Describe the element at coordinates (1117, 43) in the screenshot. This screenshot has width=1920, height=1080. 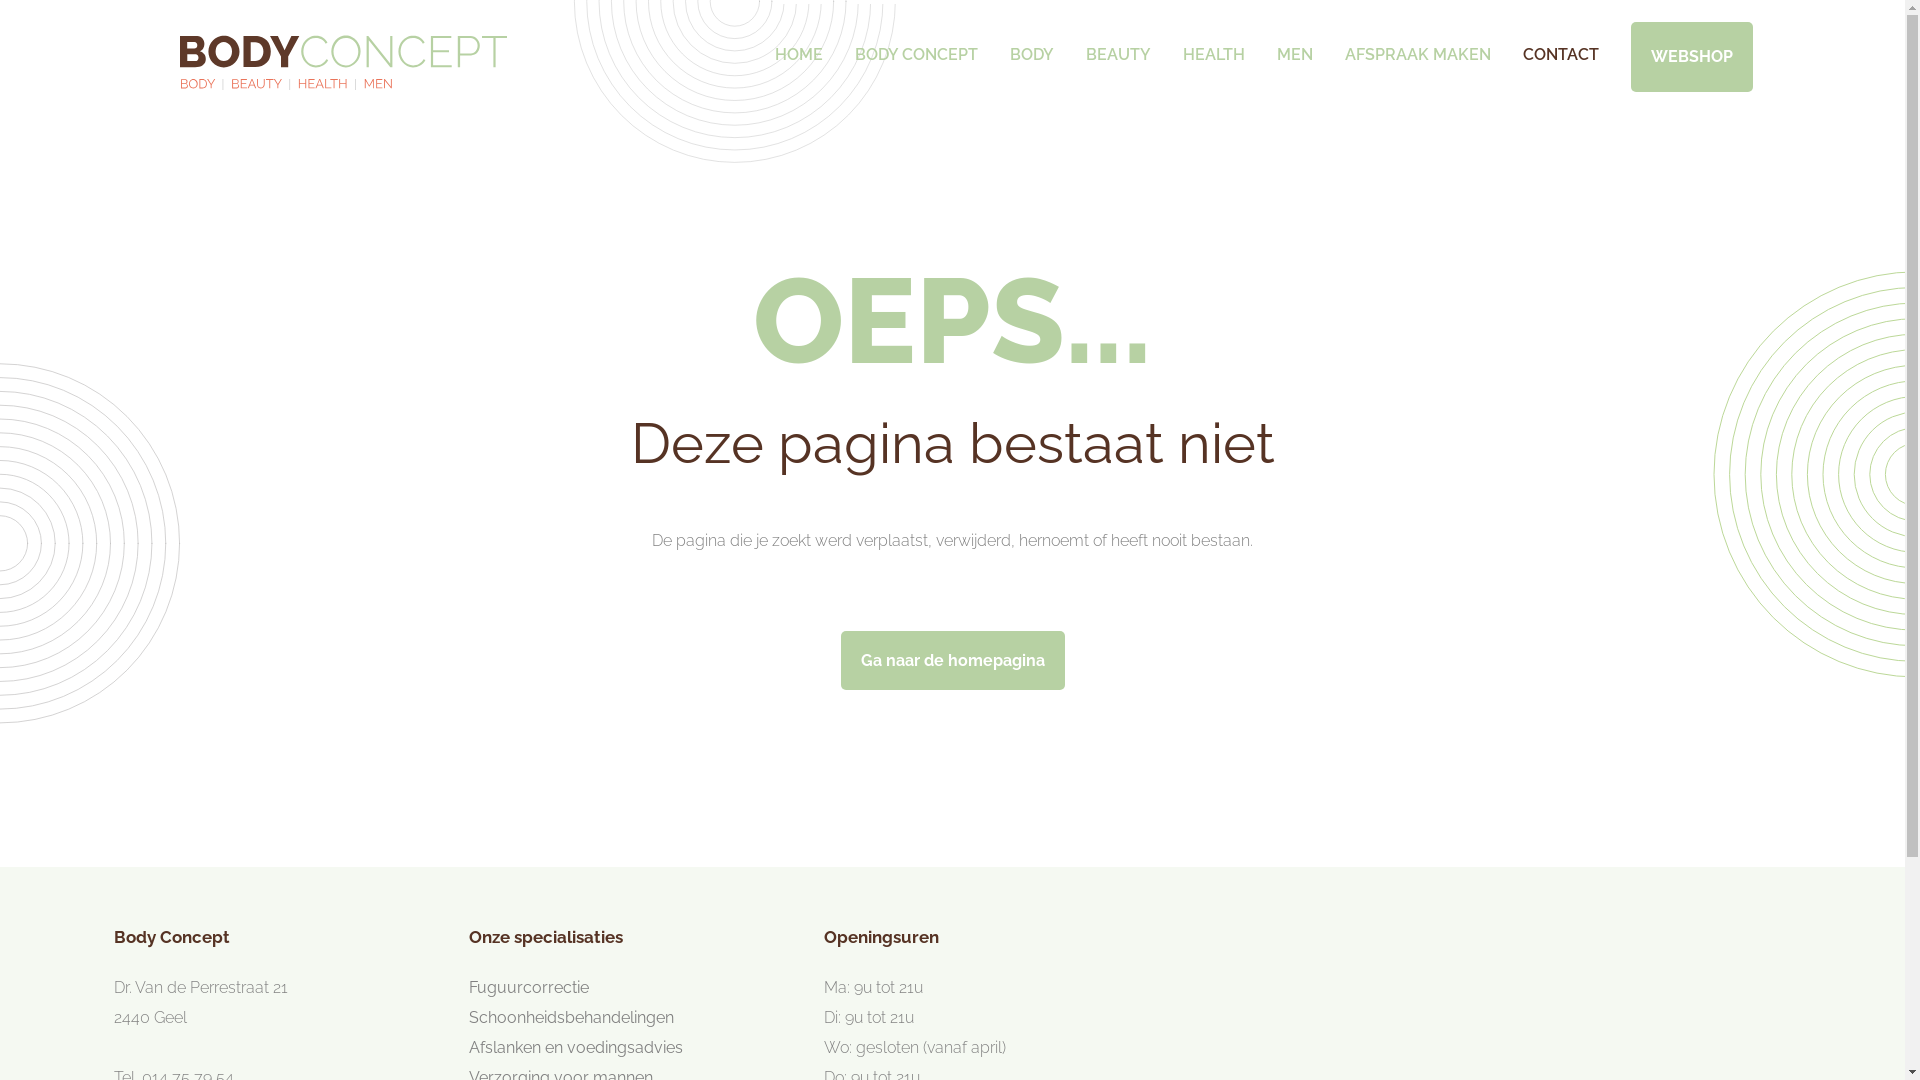
I see `'BEAUTY'` at that location.